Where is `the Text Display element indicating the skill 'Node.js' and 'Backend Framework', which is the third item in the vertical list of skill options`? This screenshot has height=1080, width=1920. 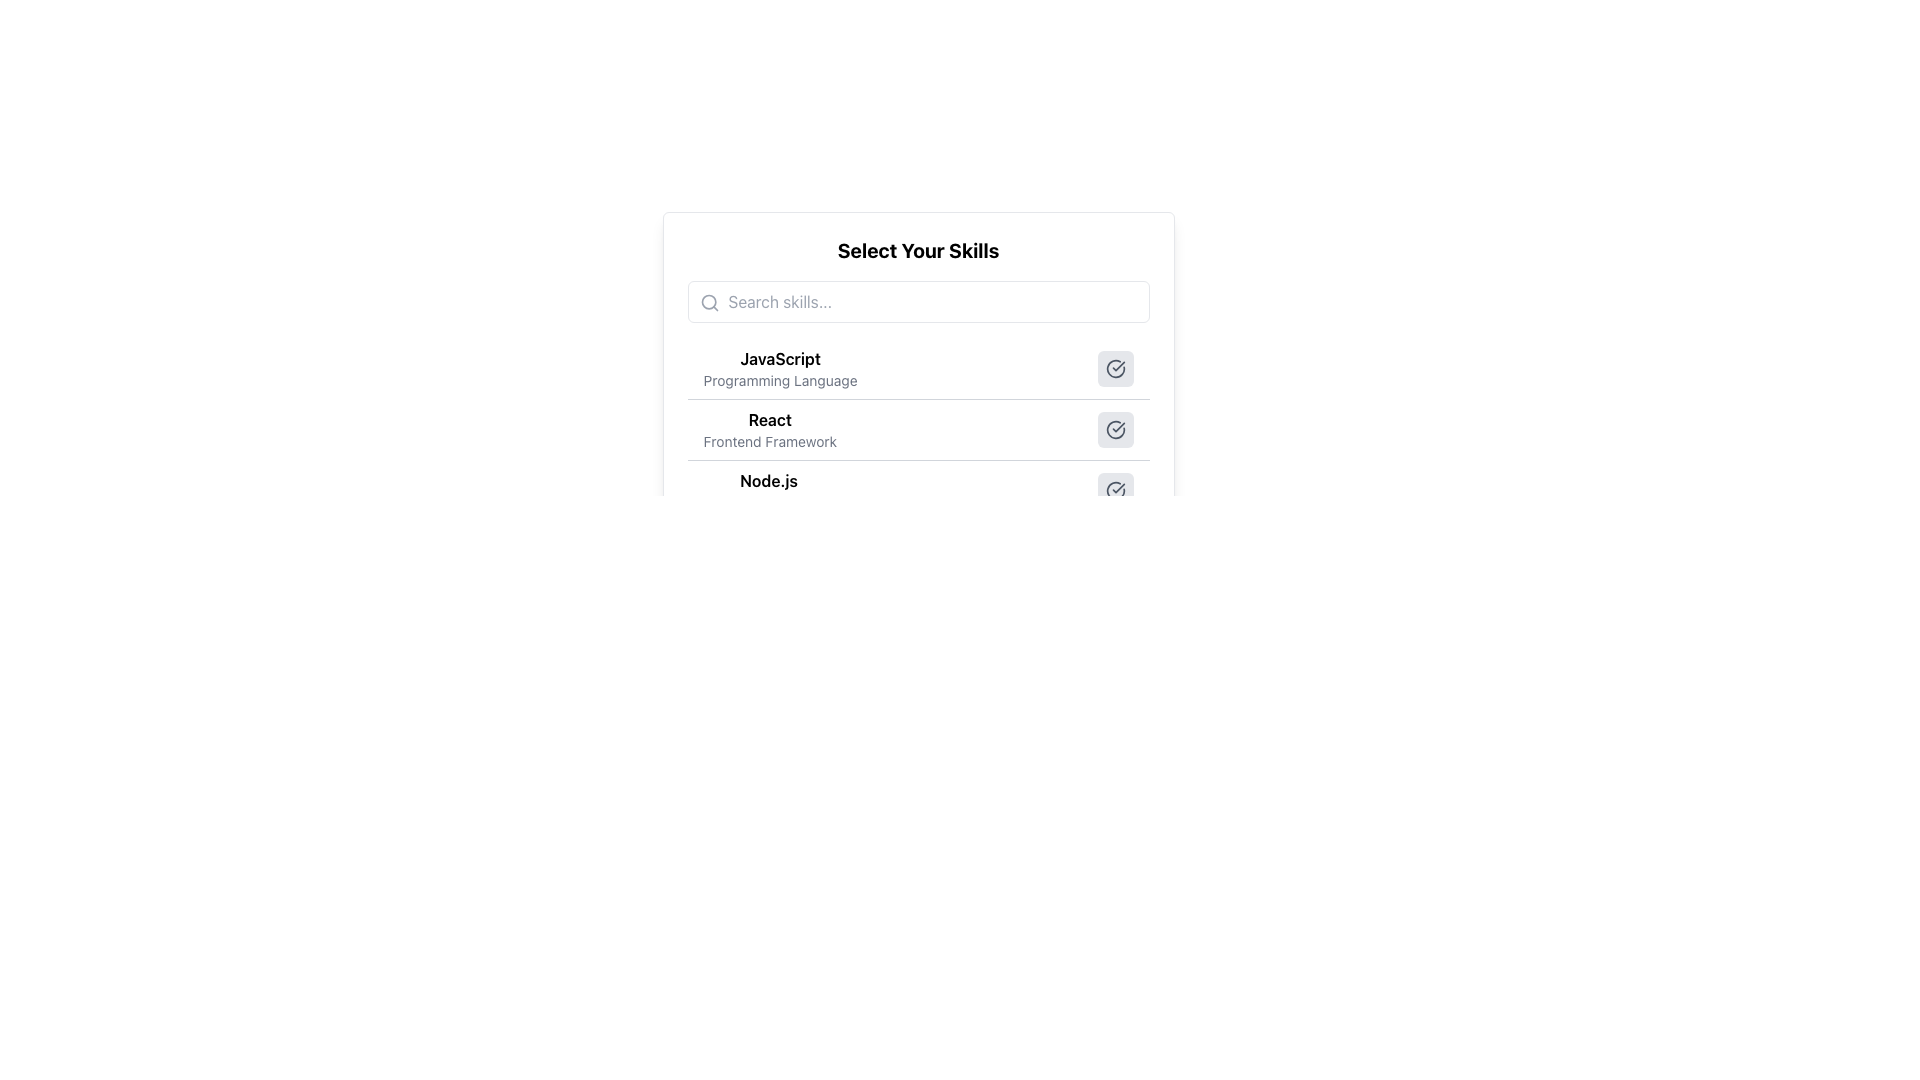 the Text Display element indicating the skill 'Node.js' and 'Backend Framework', which is the third item in the vertical list of skill options is located at coordinates (768, 490).